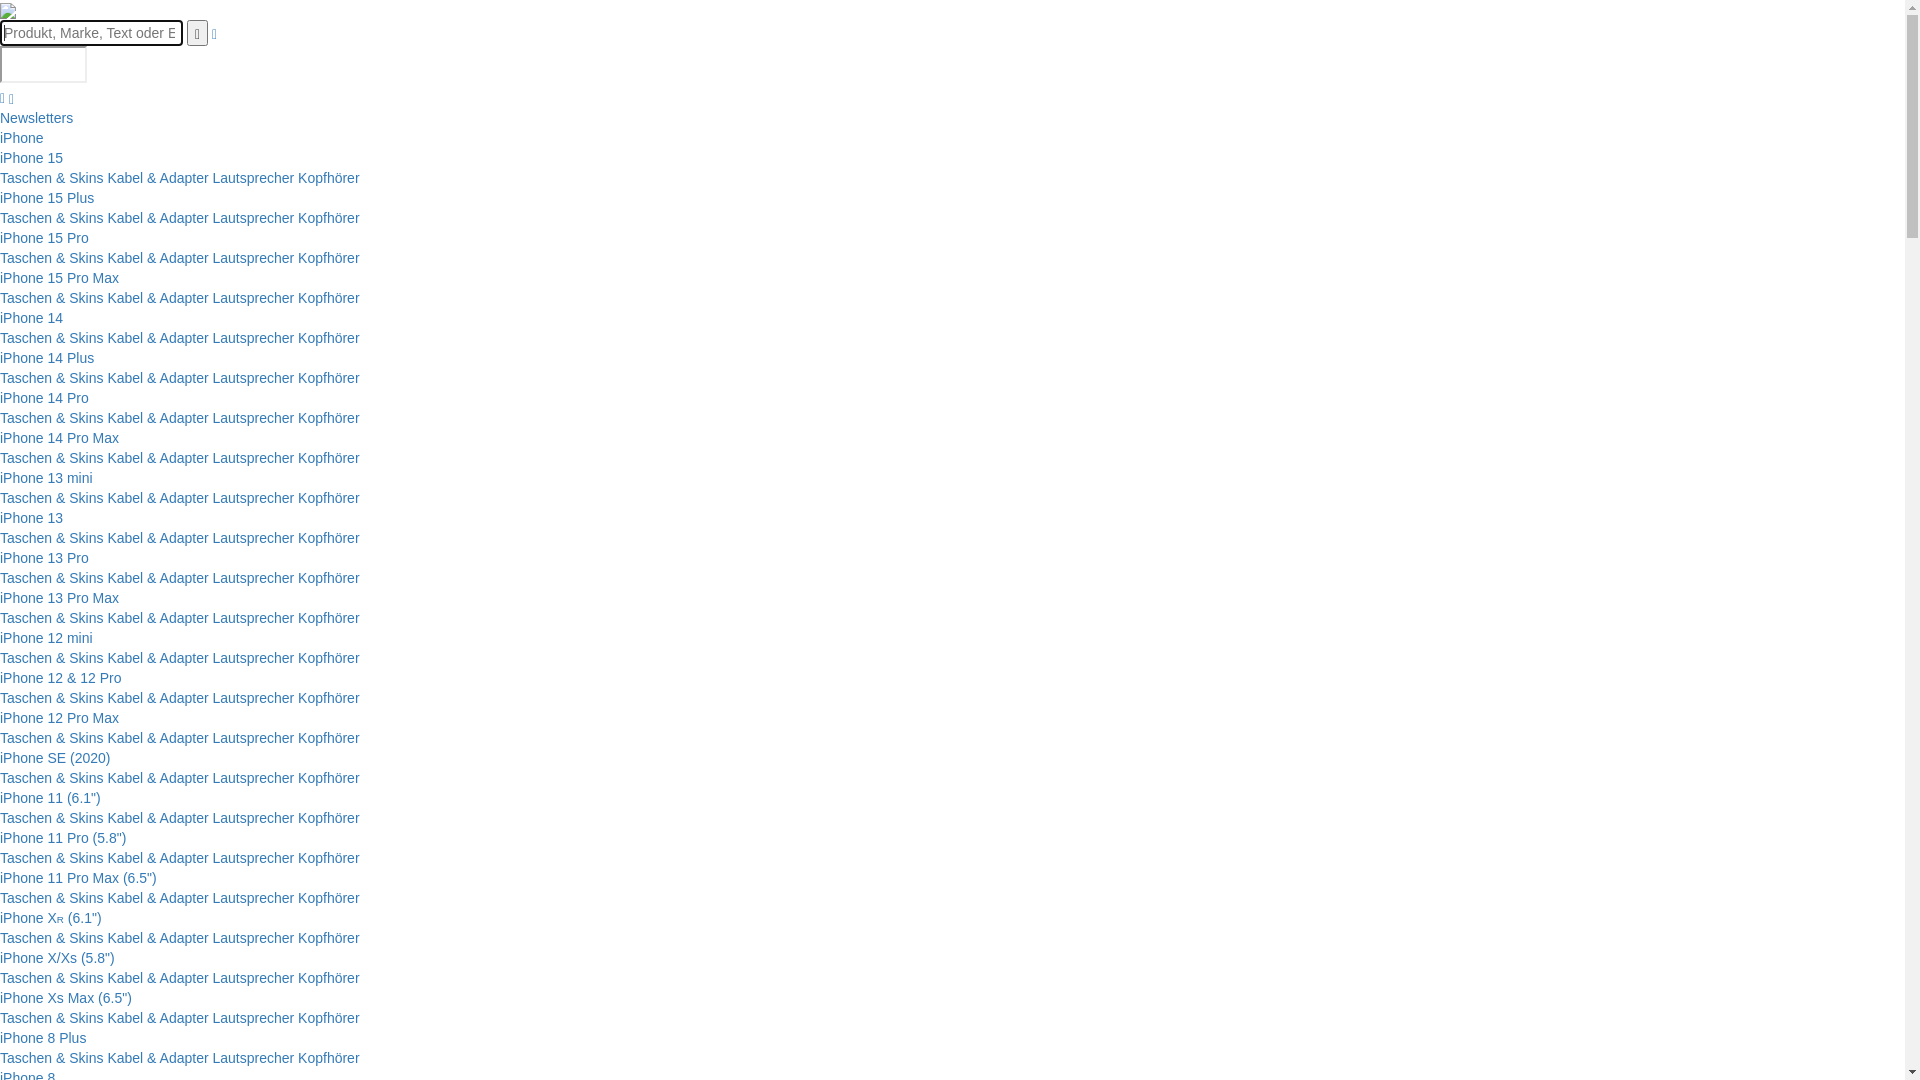 The height and width of the screenshot is (1080, 1920). What do you see at coordinates (0, 516) in the screenshot?
I see `'iPhone 13'` at bounding box center [0, 516].